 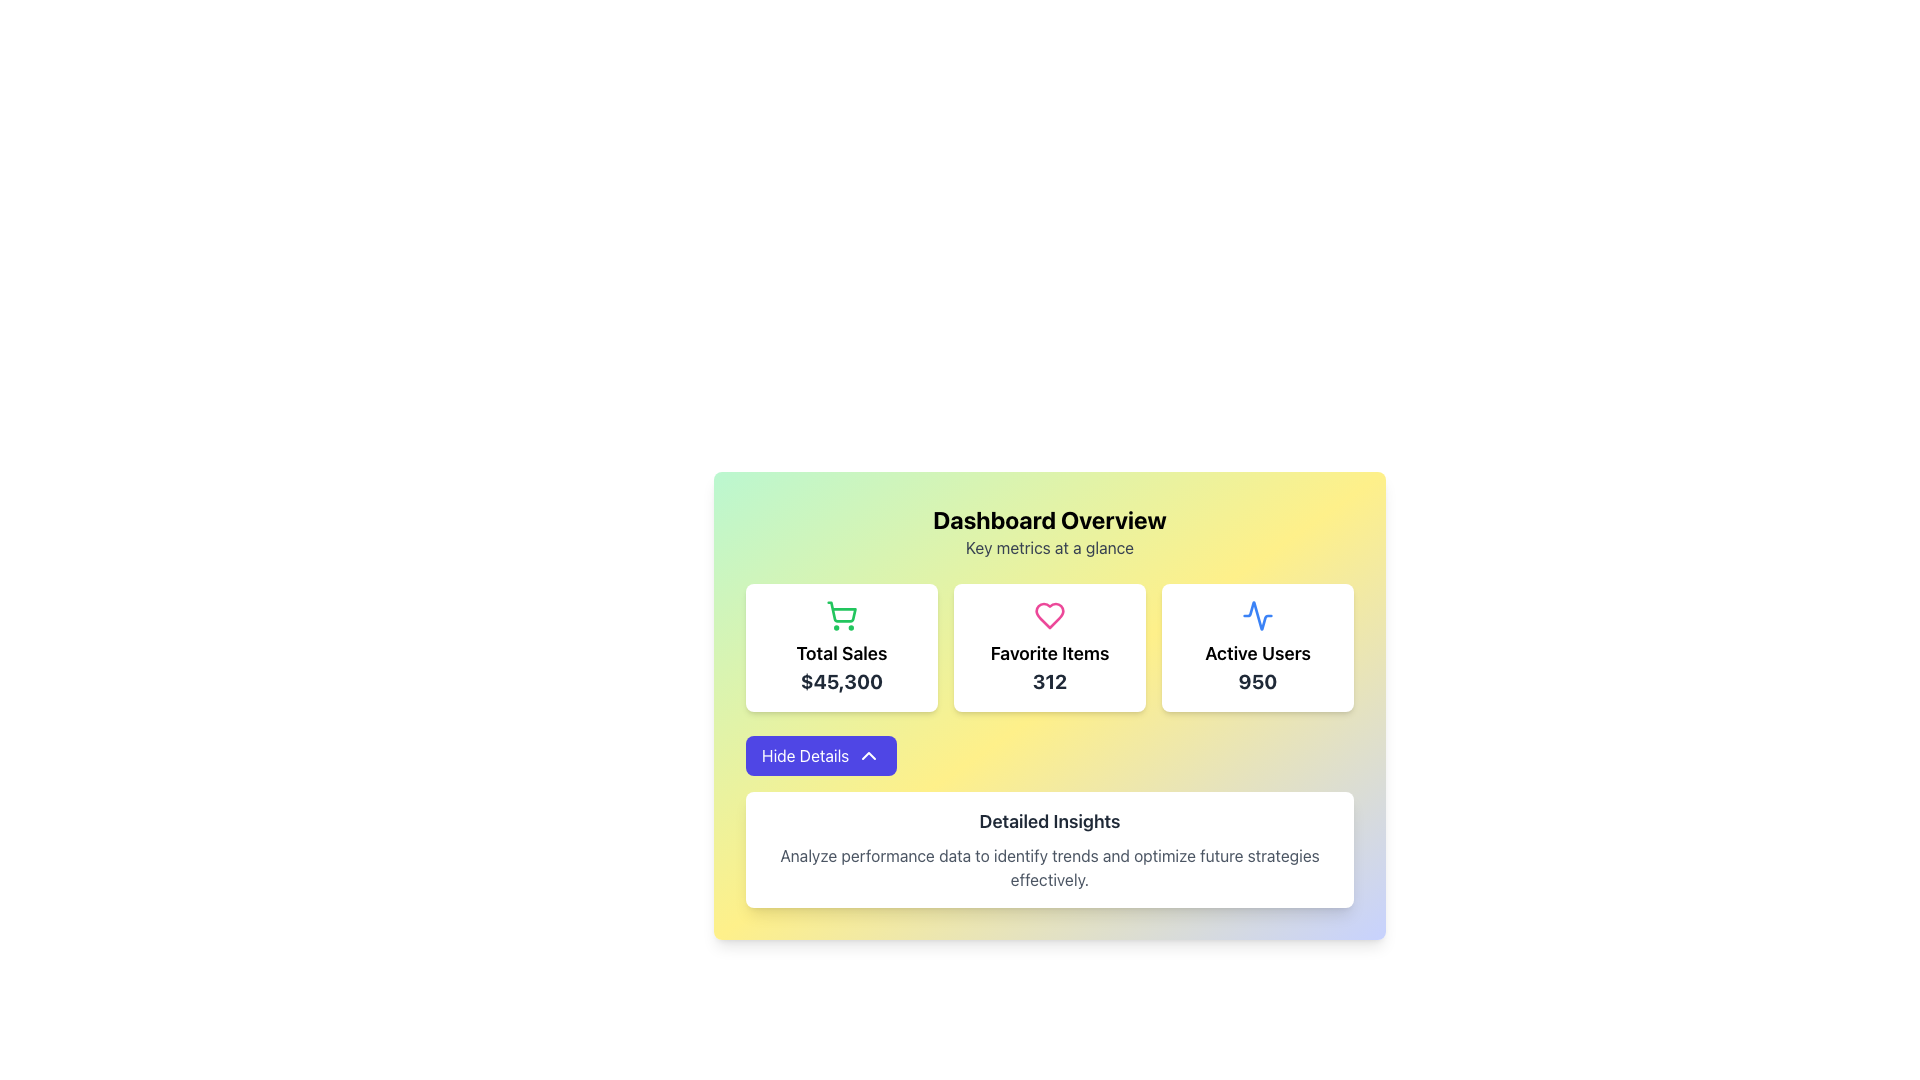 What do you see at coordinates (841, 615) in the screenshot?
I see `the shopping cart icon with a green outline located in the center-left card of the dashboard, which is above the 'Total Sales' text and '$45,300'` at bounding box center [841, 615].